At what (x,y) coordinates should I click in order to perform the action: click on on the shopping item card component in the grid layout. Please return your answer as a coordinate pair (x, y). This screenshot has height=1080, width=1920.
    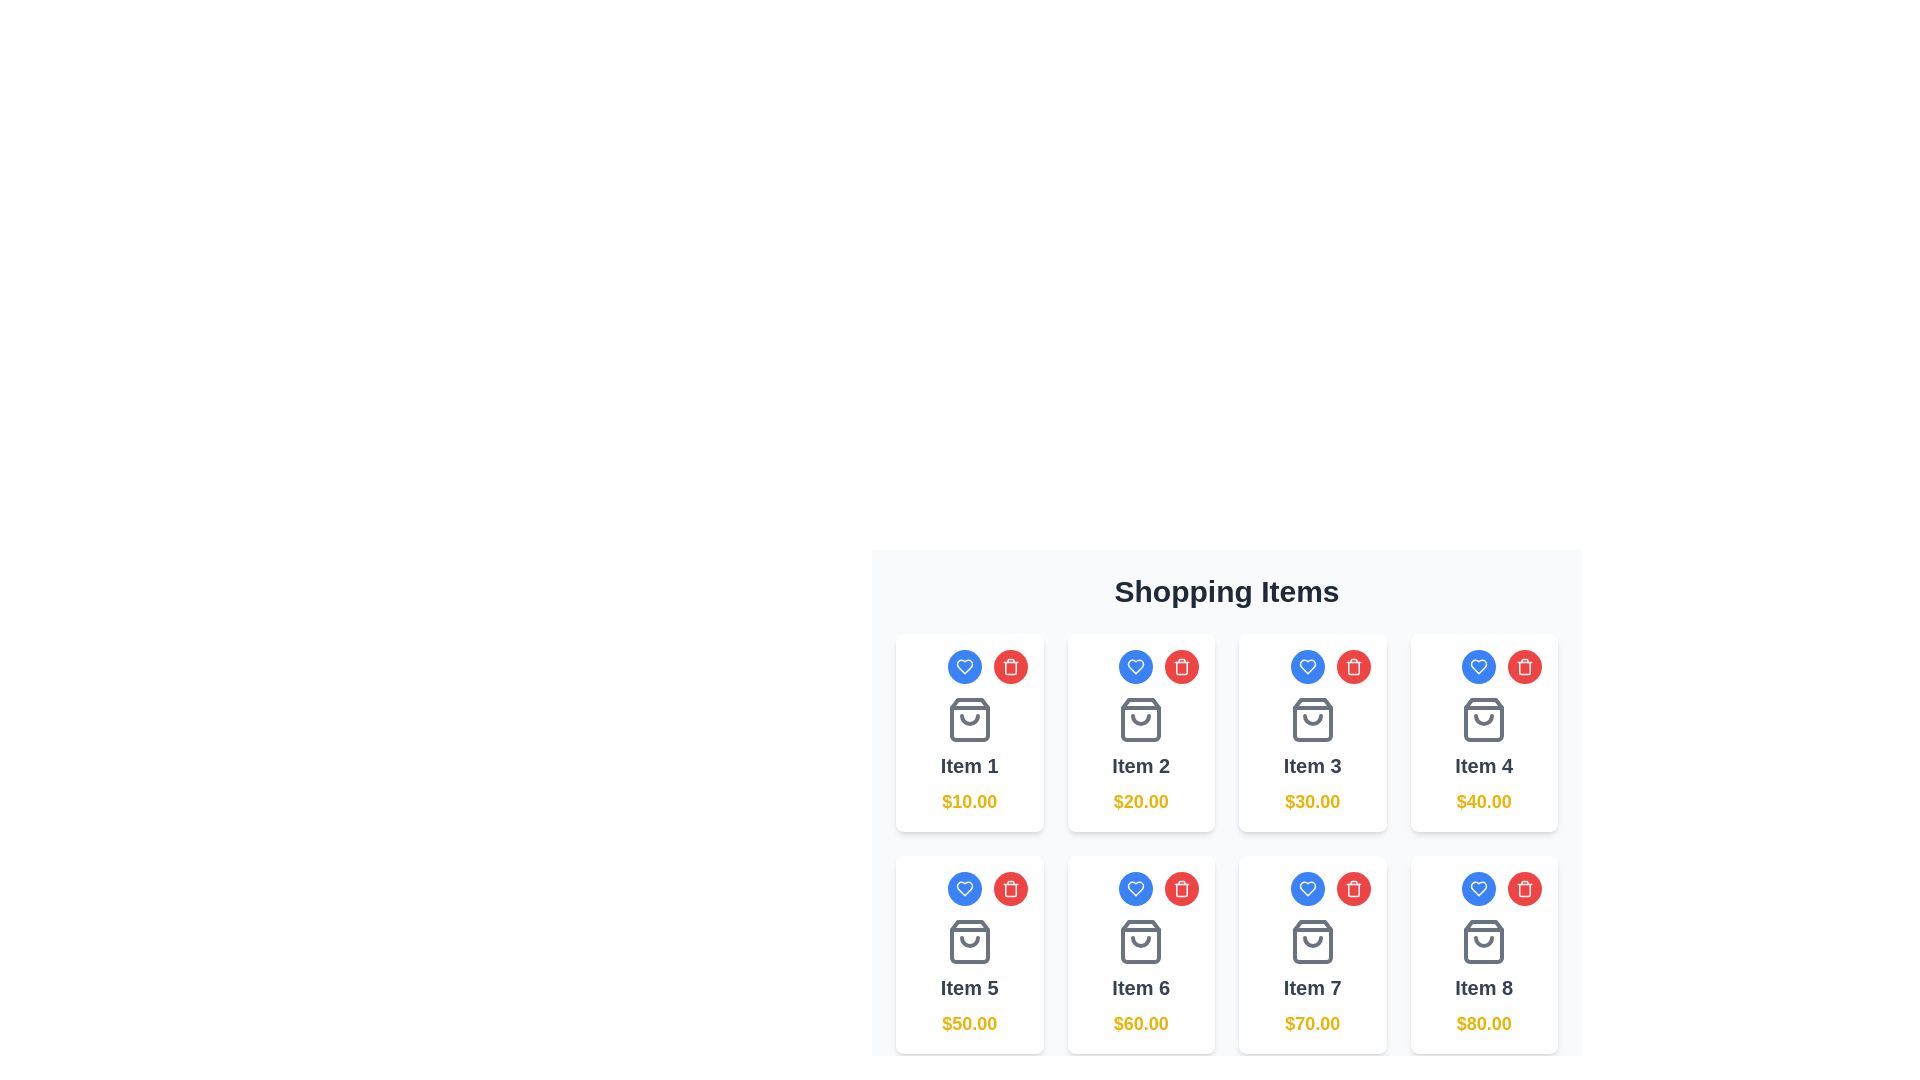
    Looking at the image, I should click on (1141, 732).